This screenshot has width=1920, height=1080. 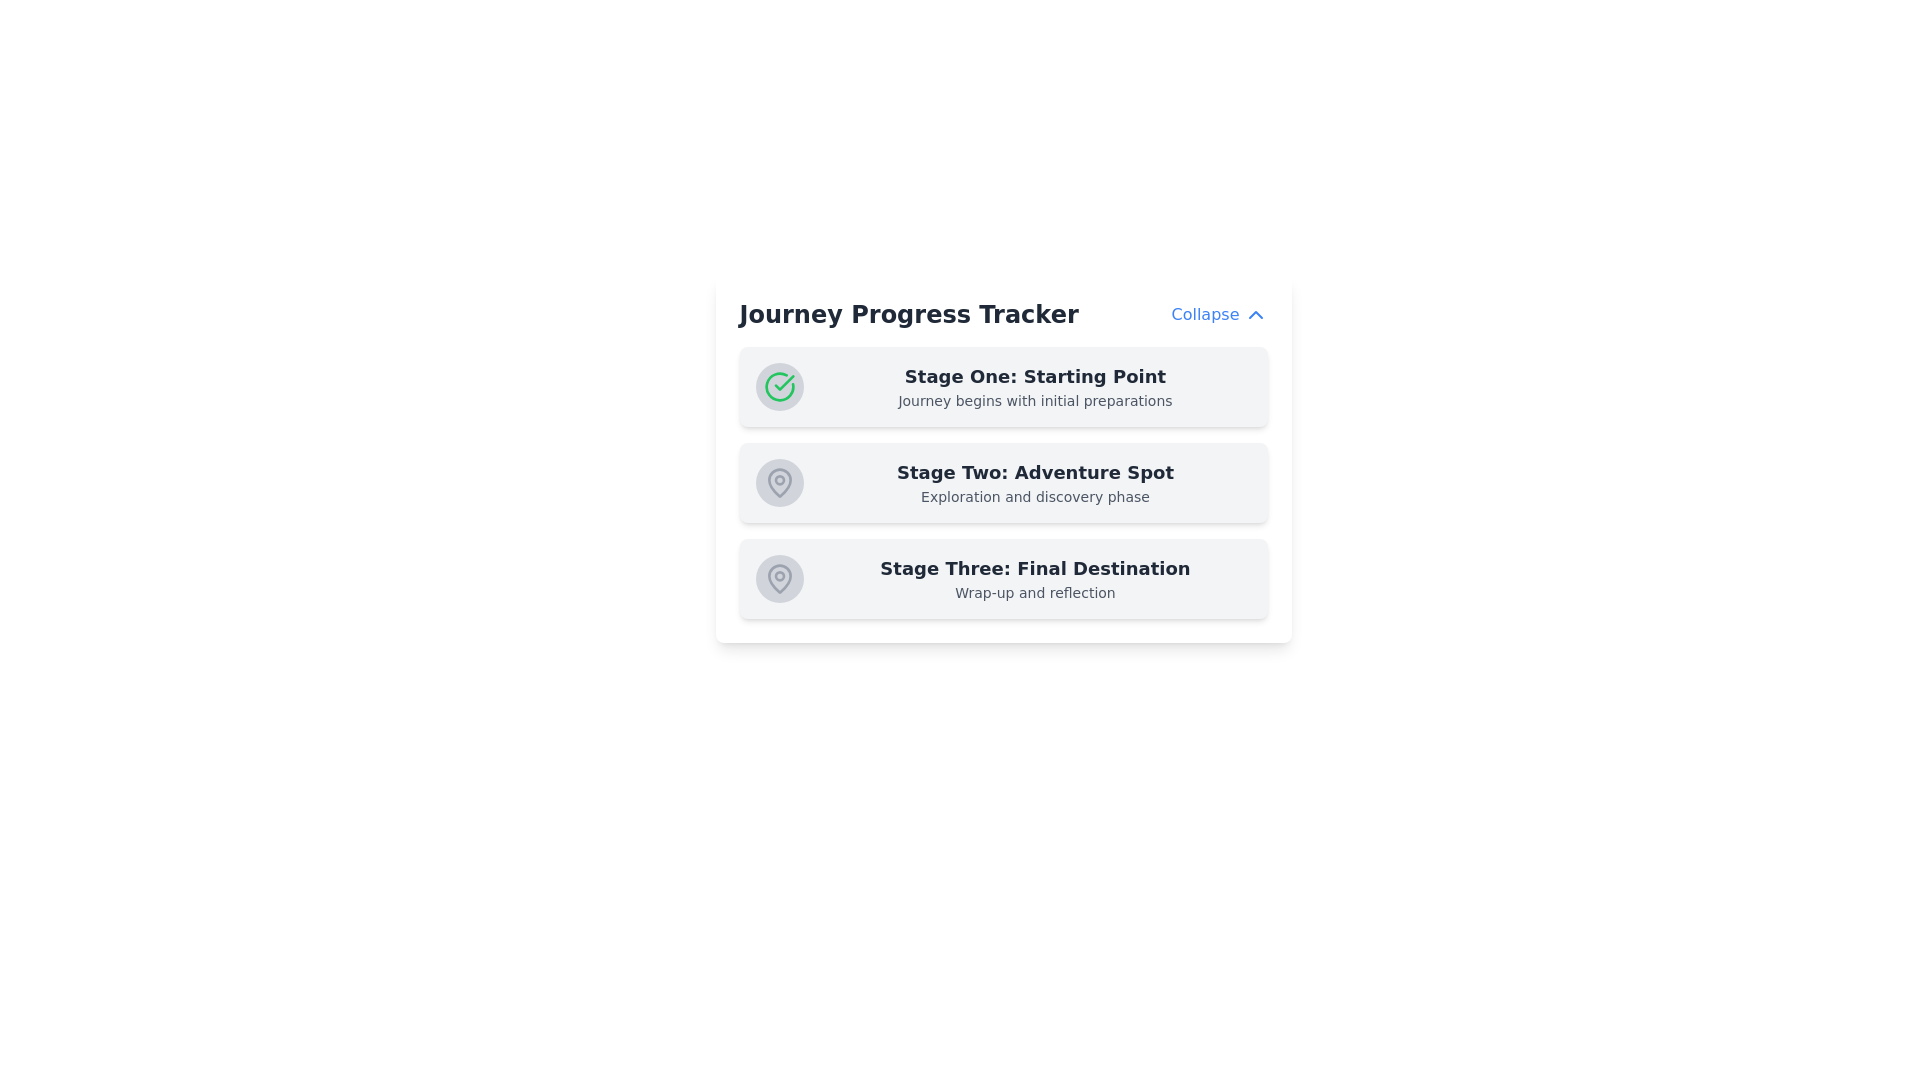 I want to click on the title text label that indicates the current step in the progress tracker, located in the left center of the page above the subtext 'Journey begins with initial preparations', so click(x=1035, y=377).